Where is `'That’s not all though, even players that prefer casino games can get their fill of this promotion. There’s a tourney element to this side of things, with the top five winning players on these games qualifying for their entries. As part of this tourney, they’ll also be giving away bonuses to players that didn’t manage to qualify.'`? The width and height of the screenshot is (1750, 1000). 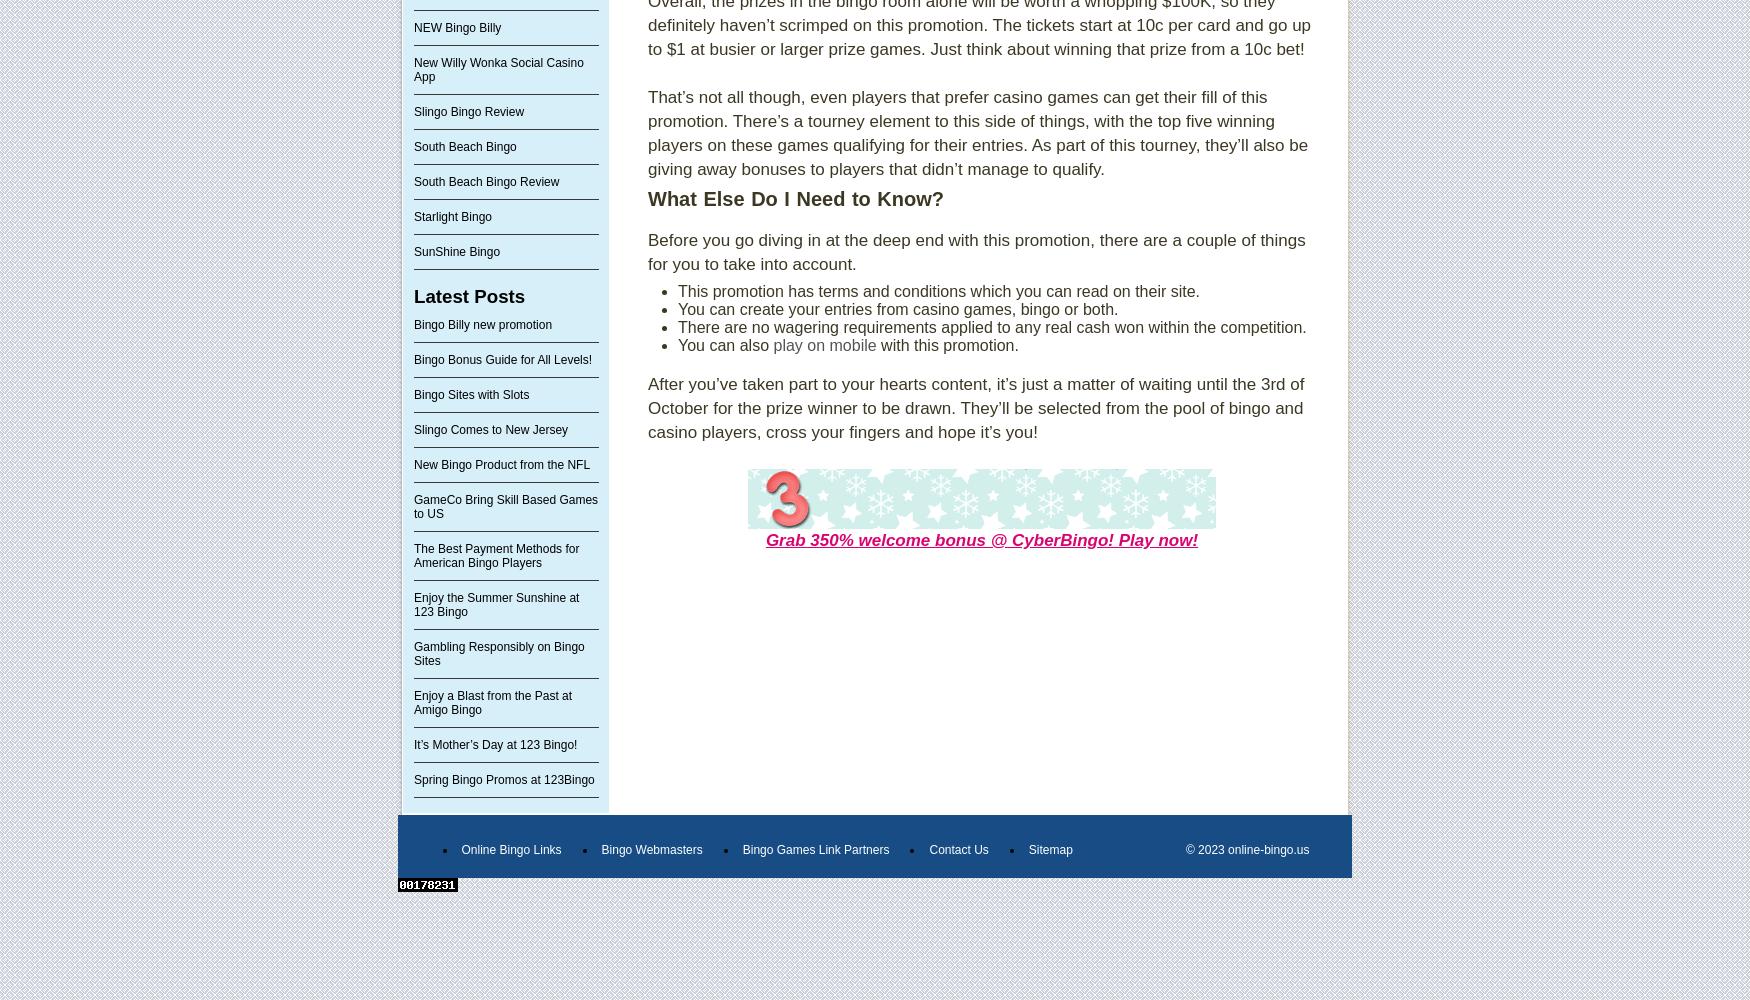 'That’s not all though, even players that prefer casino games can get their fill of this promotion. There’s a tourney element to this side of things, with the top five winning players on these games qualifying for their entries. As part of this tourney, they’ll also be giving away bonuses to players that didn’t manage to qualify.' is located at coordinates (978, 133).